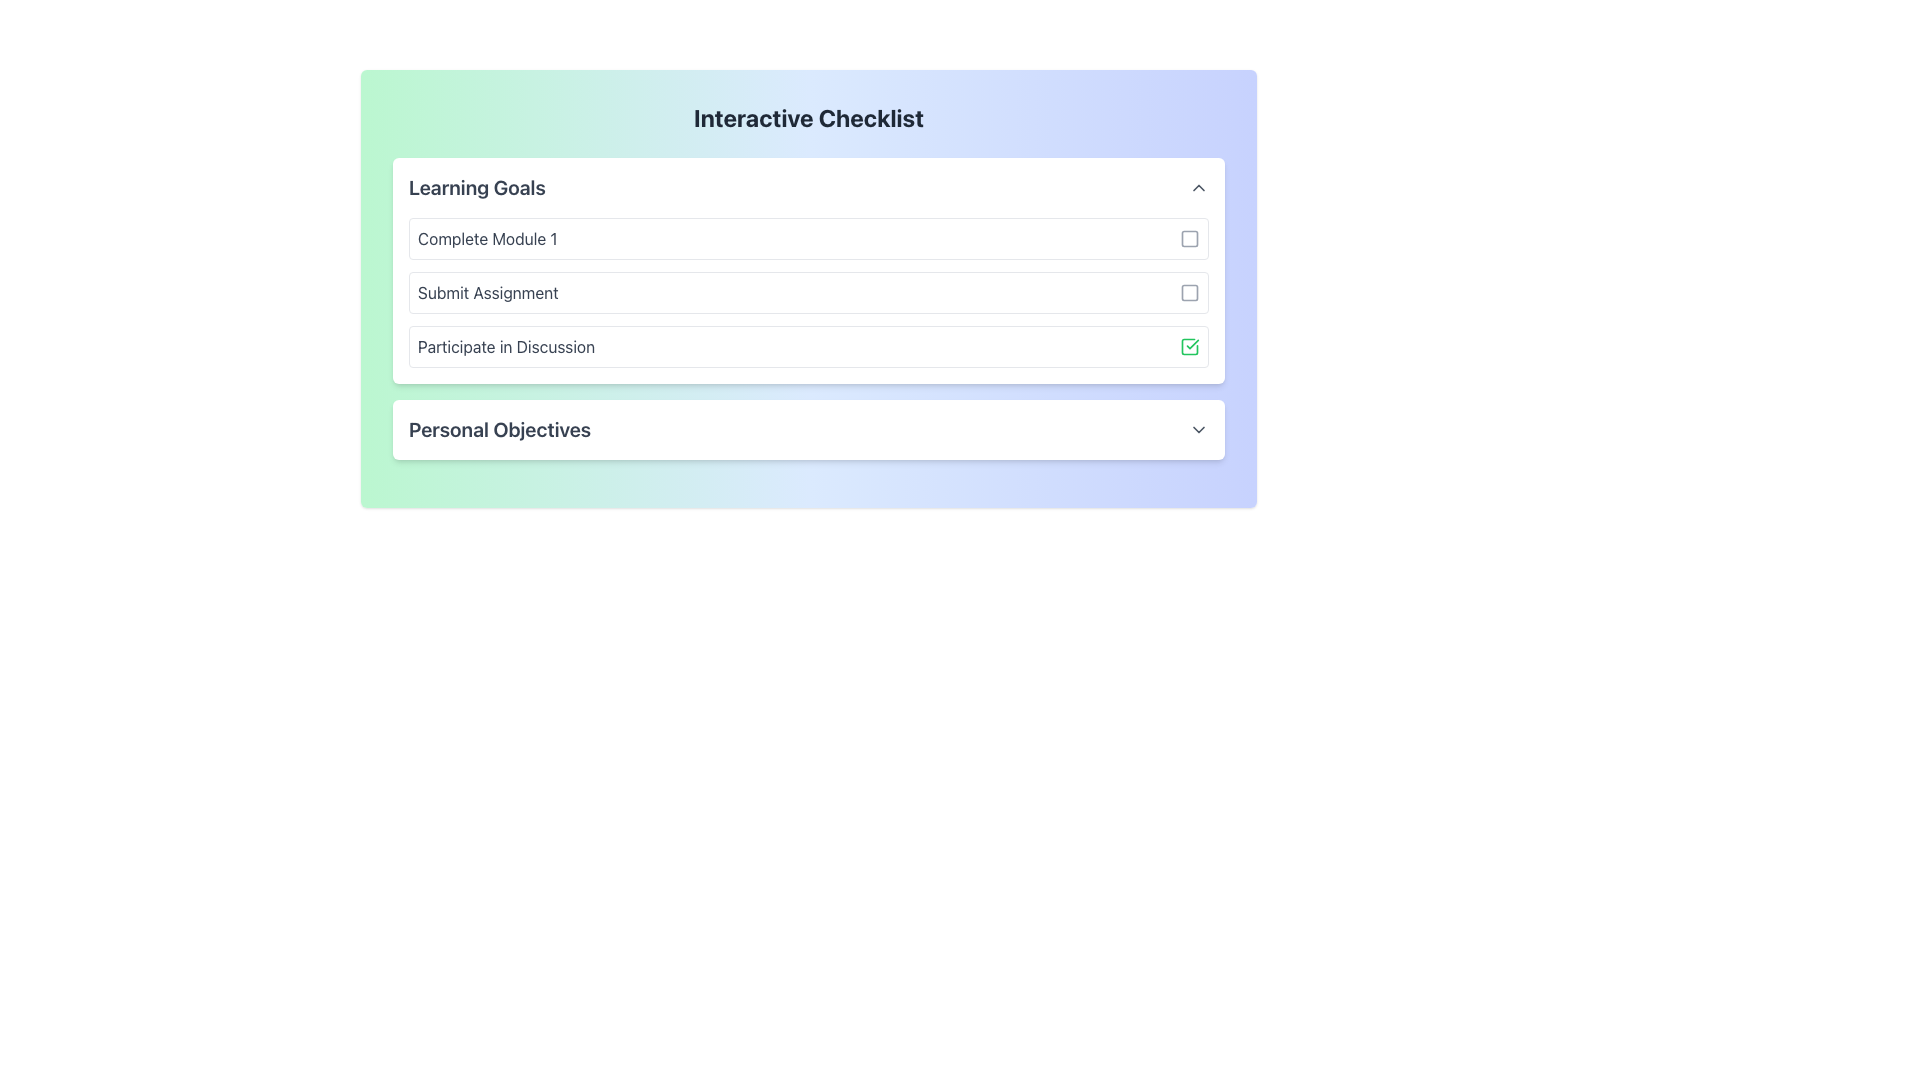 Image resolution: width=1920 pixels, height=1080 pixels. Describe the element at coordinates (1199, 428) in the screenshot. I see `the downward-facing chevron icon located to the far right of the 'Personal Objectives' header` at that location.